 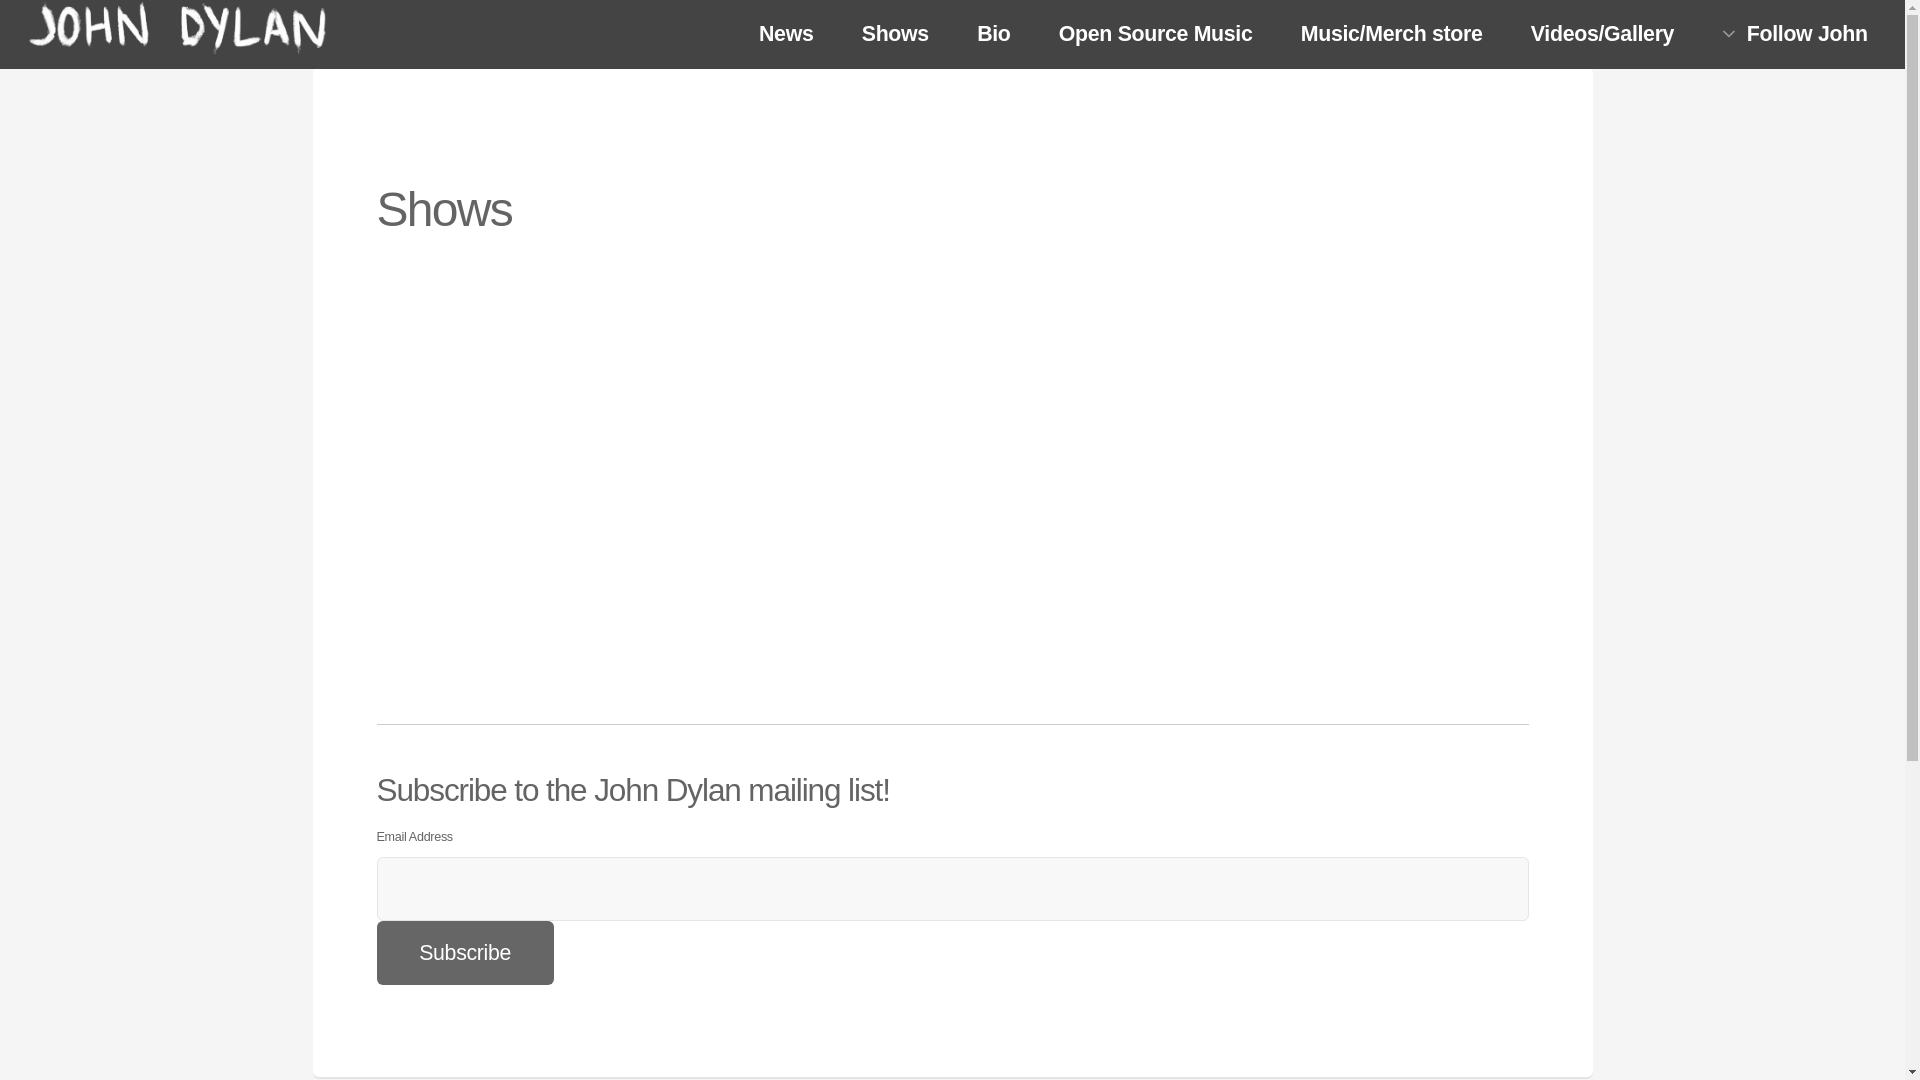 I want to click on 'Bio', so click(x=993, y=35).